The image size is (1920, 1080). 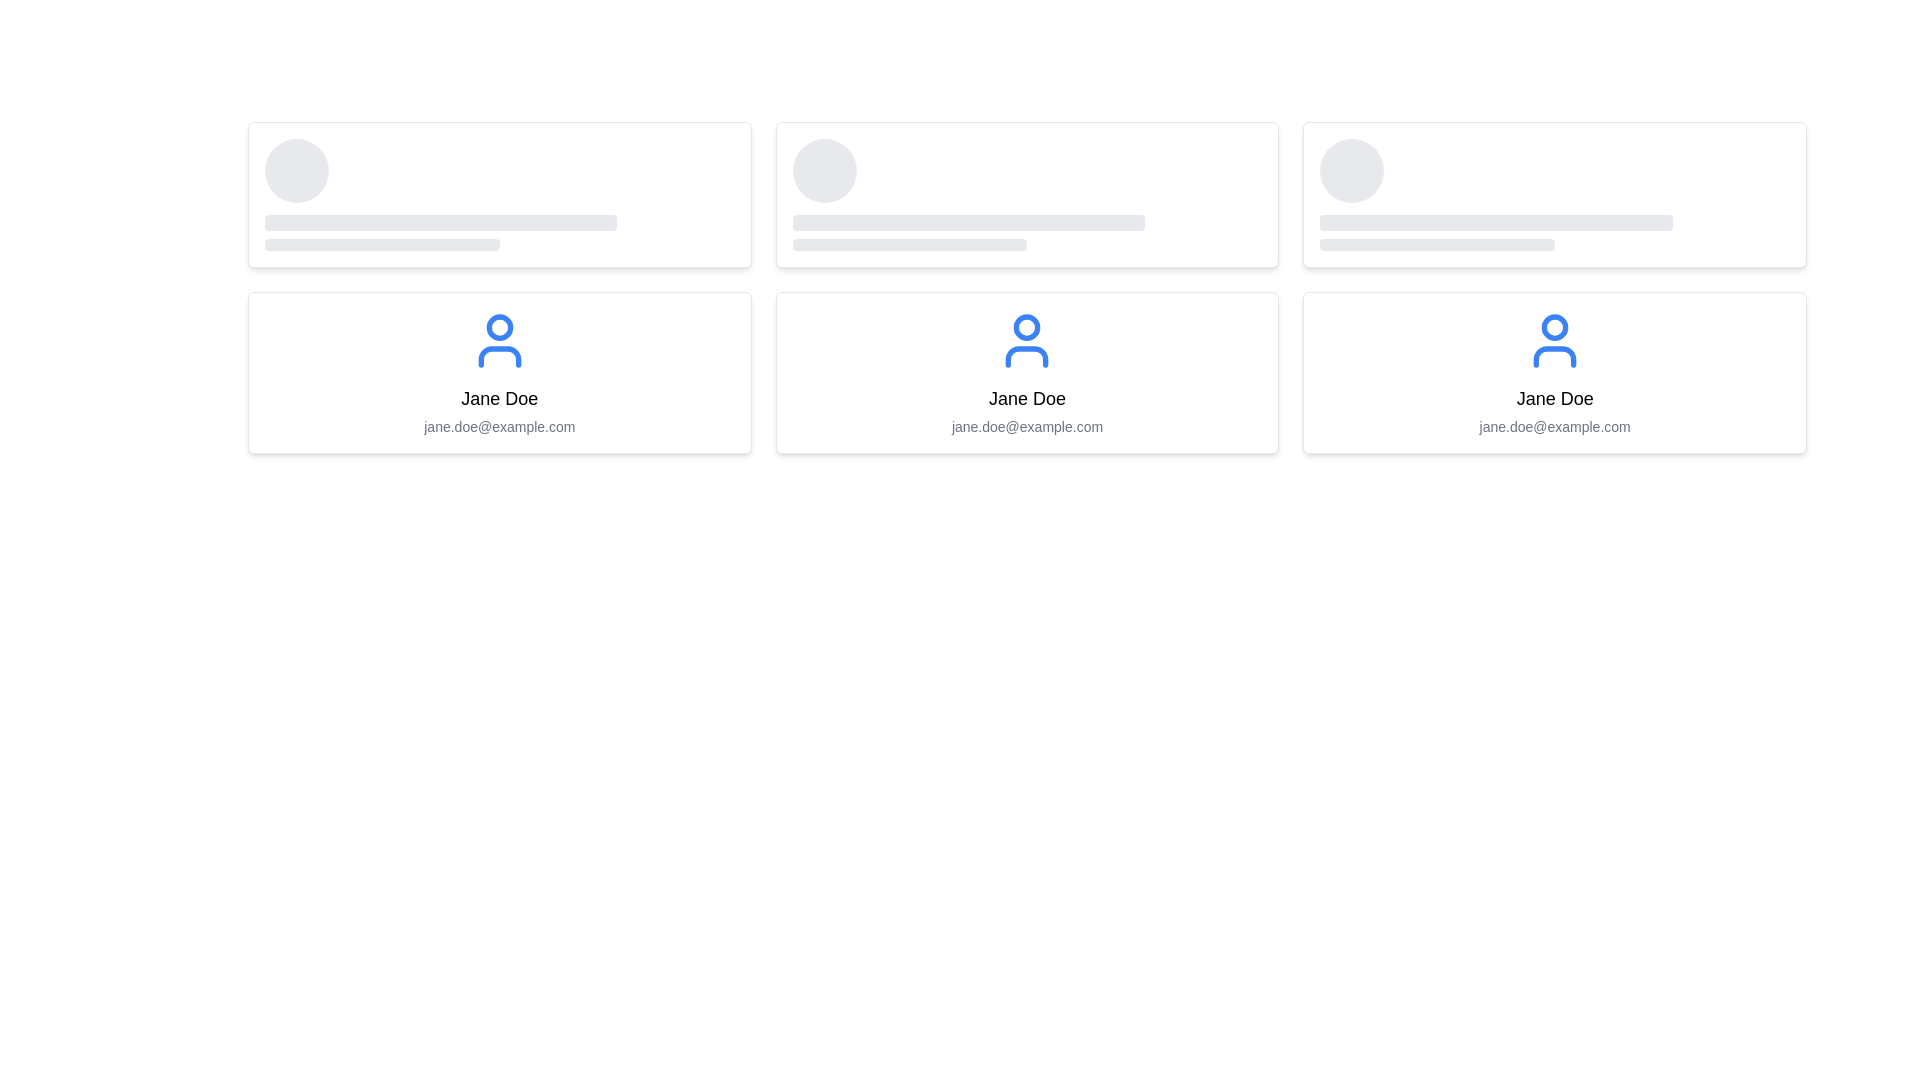 What do you see at coordinates (1027, 326) in the screenshot?
I see `the small circular shape styled as an outline drawing in the SVG image, which represents a user profile and is located above the text 'Jane Doe' and the email address` at bounding box center [1027, 326].